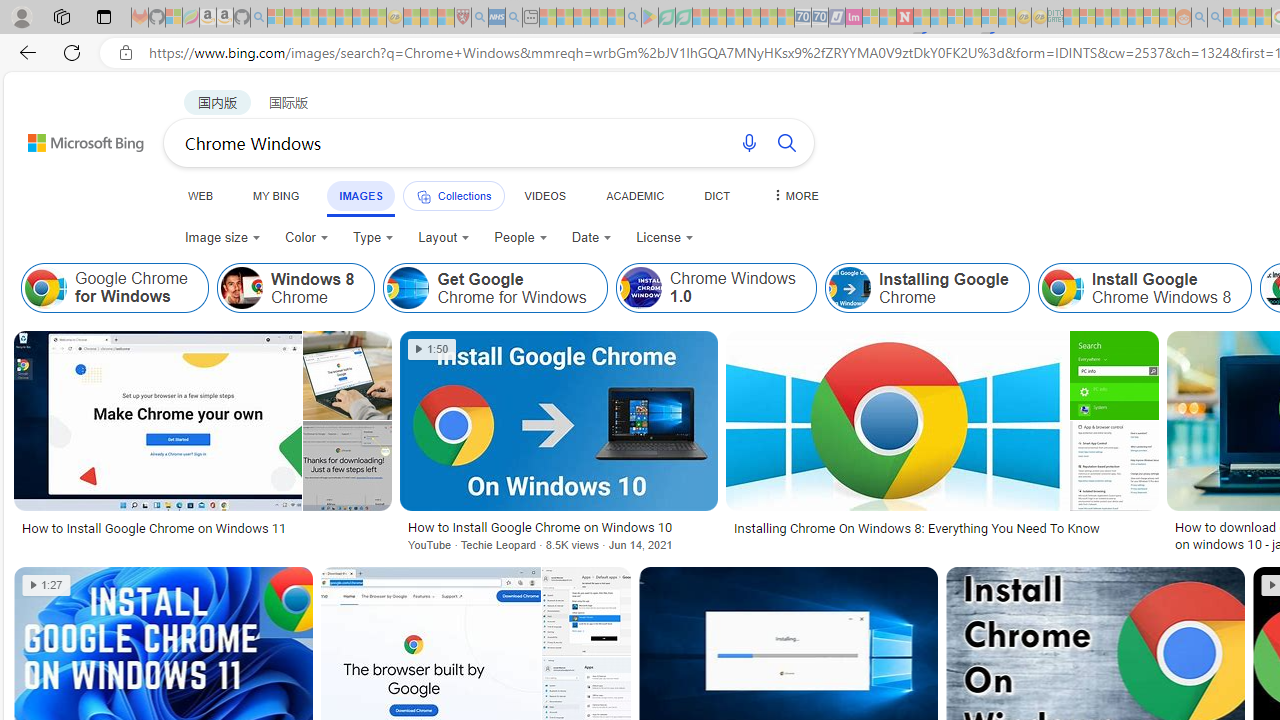  Describe the element at coordinates (1144, 288) in the screenshot. I see `'Class: item col'` at that location.